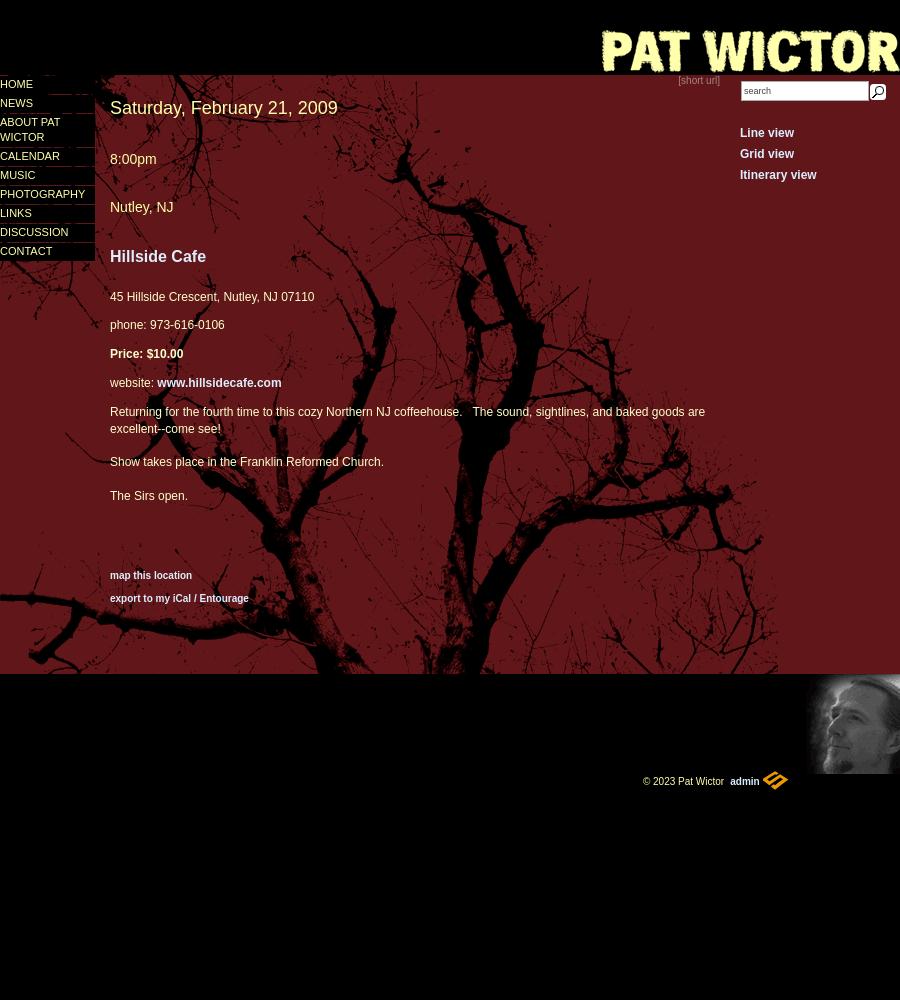 This screenshot has width=900, height=1000. Describe the element at coordinates (14, 212) in the screenshot. I see `'links'` at that location.